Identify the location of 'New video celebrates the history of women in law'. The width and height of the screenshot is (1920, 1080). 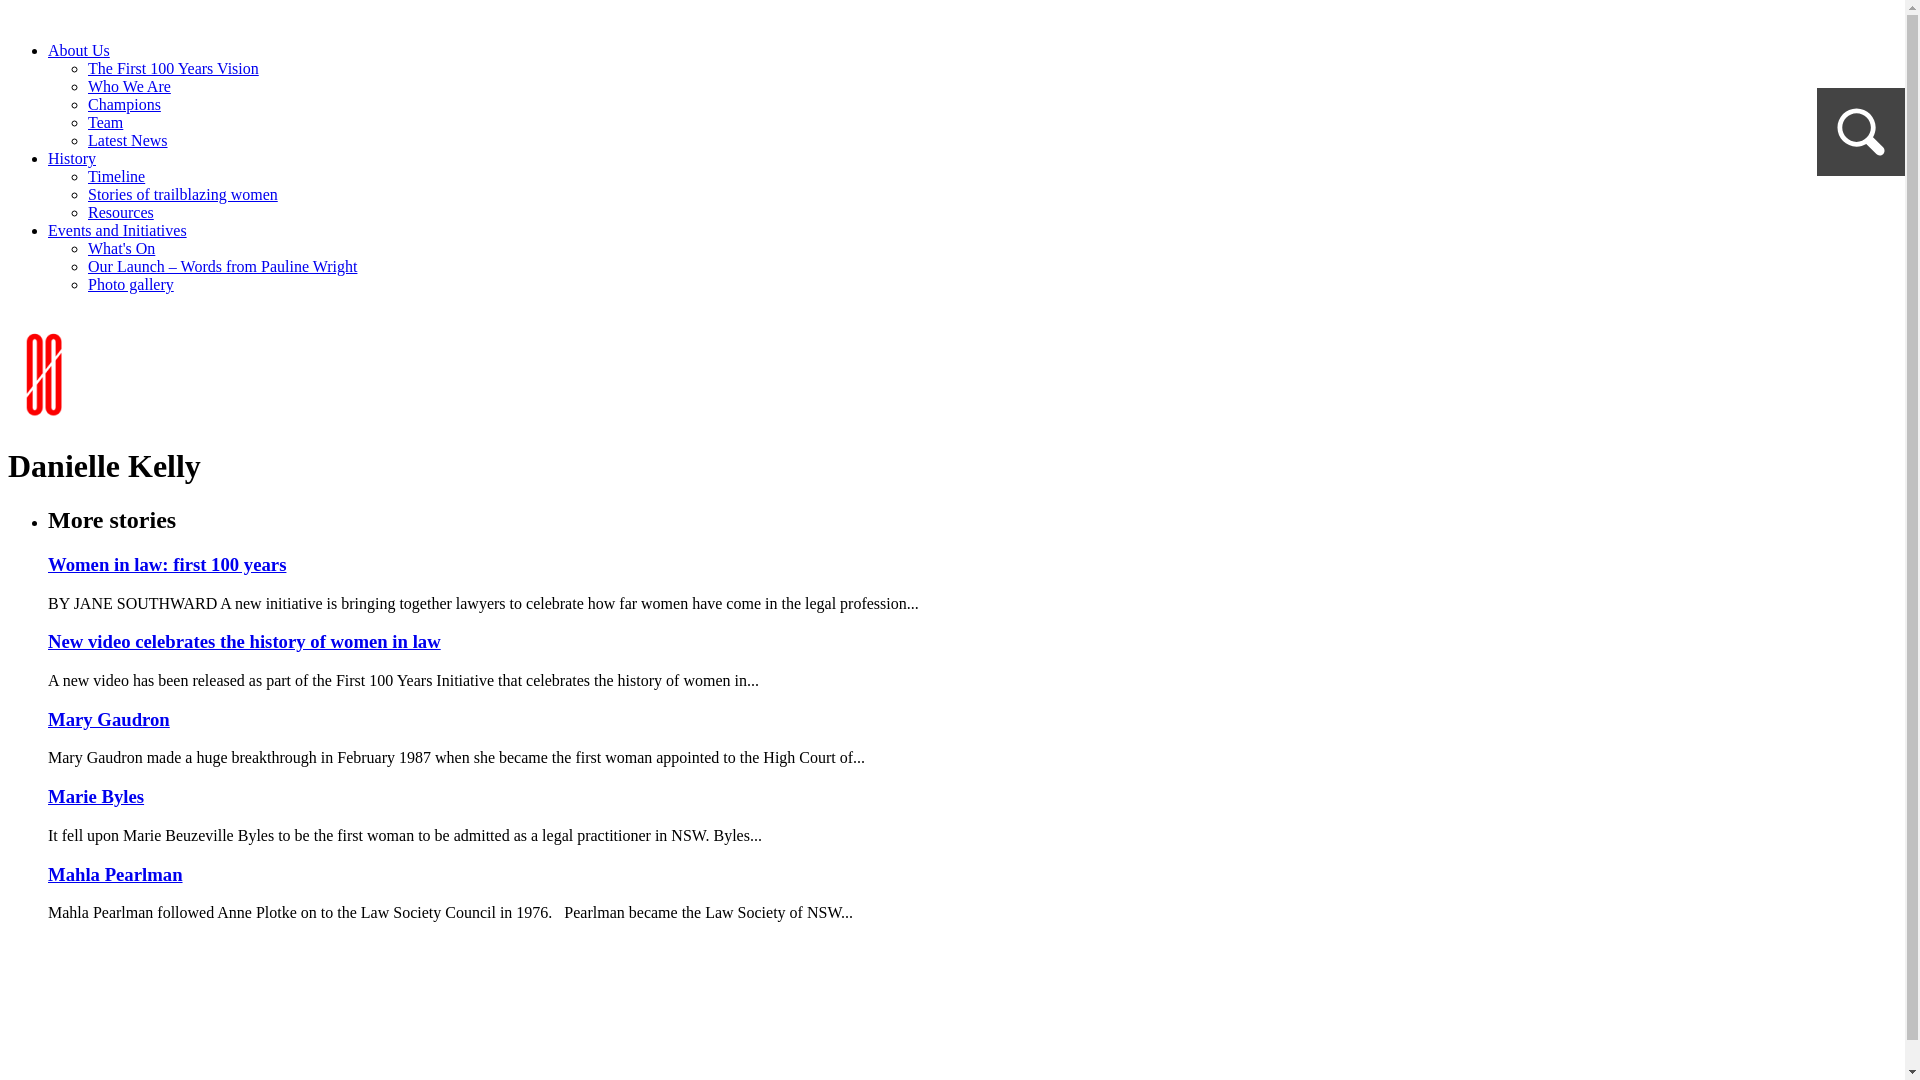
(243, 641).